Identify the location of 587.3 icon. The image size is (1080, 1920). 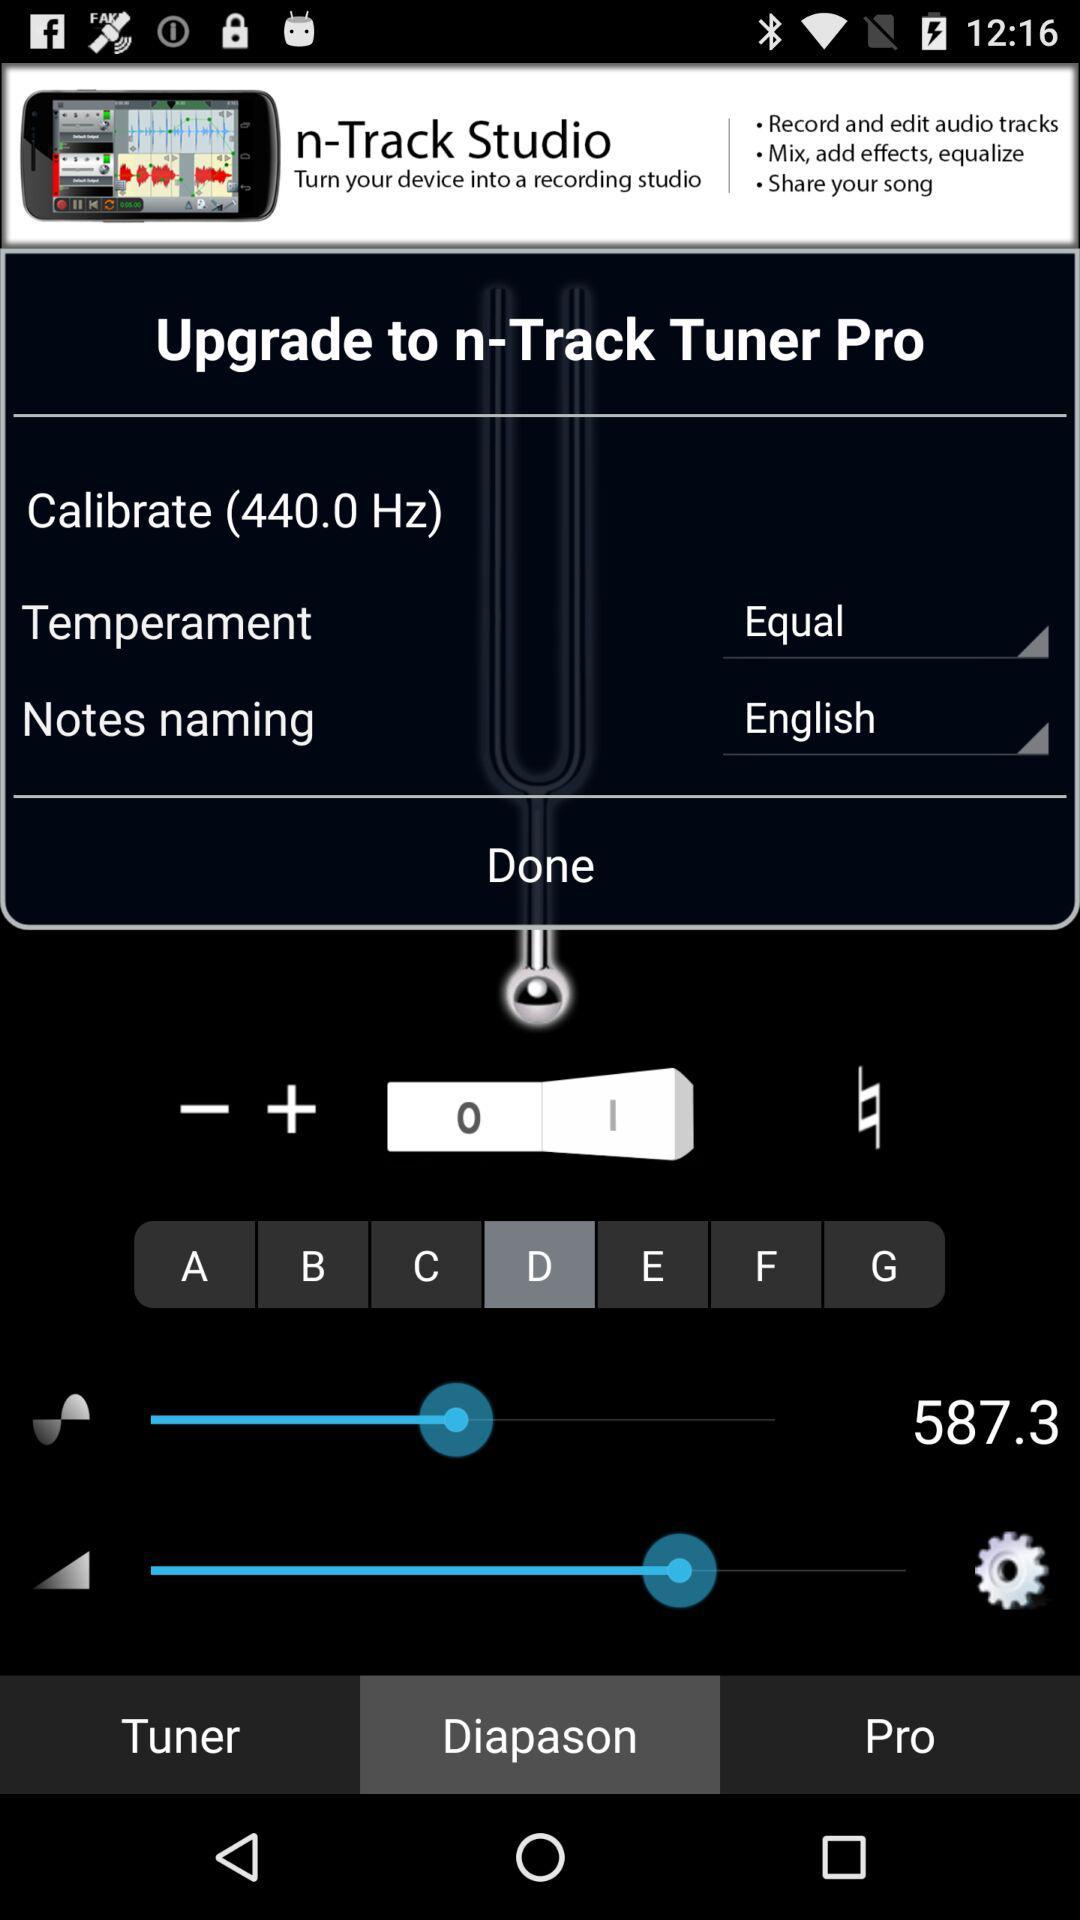
(947, 1418).